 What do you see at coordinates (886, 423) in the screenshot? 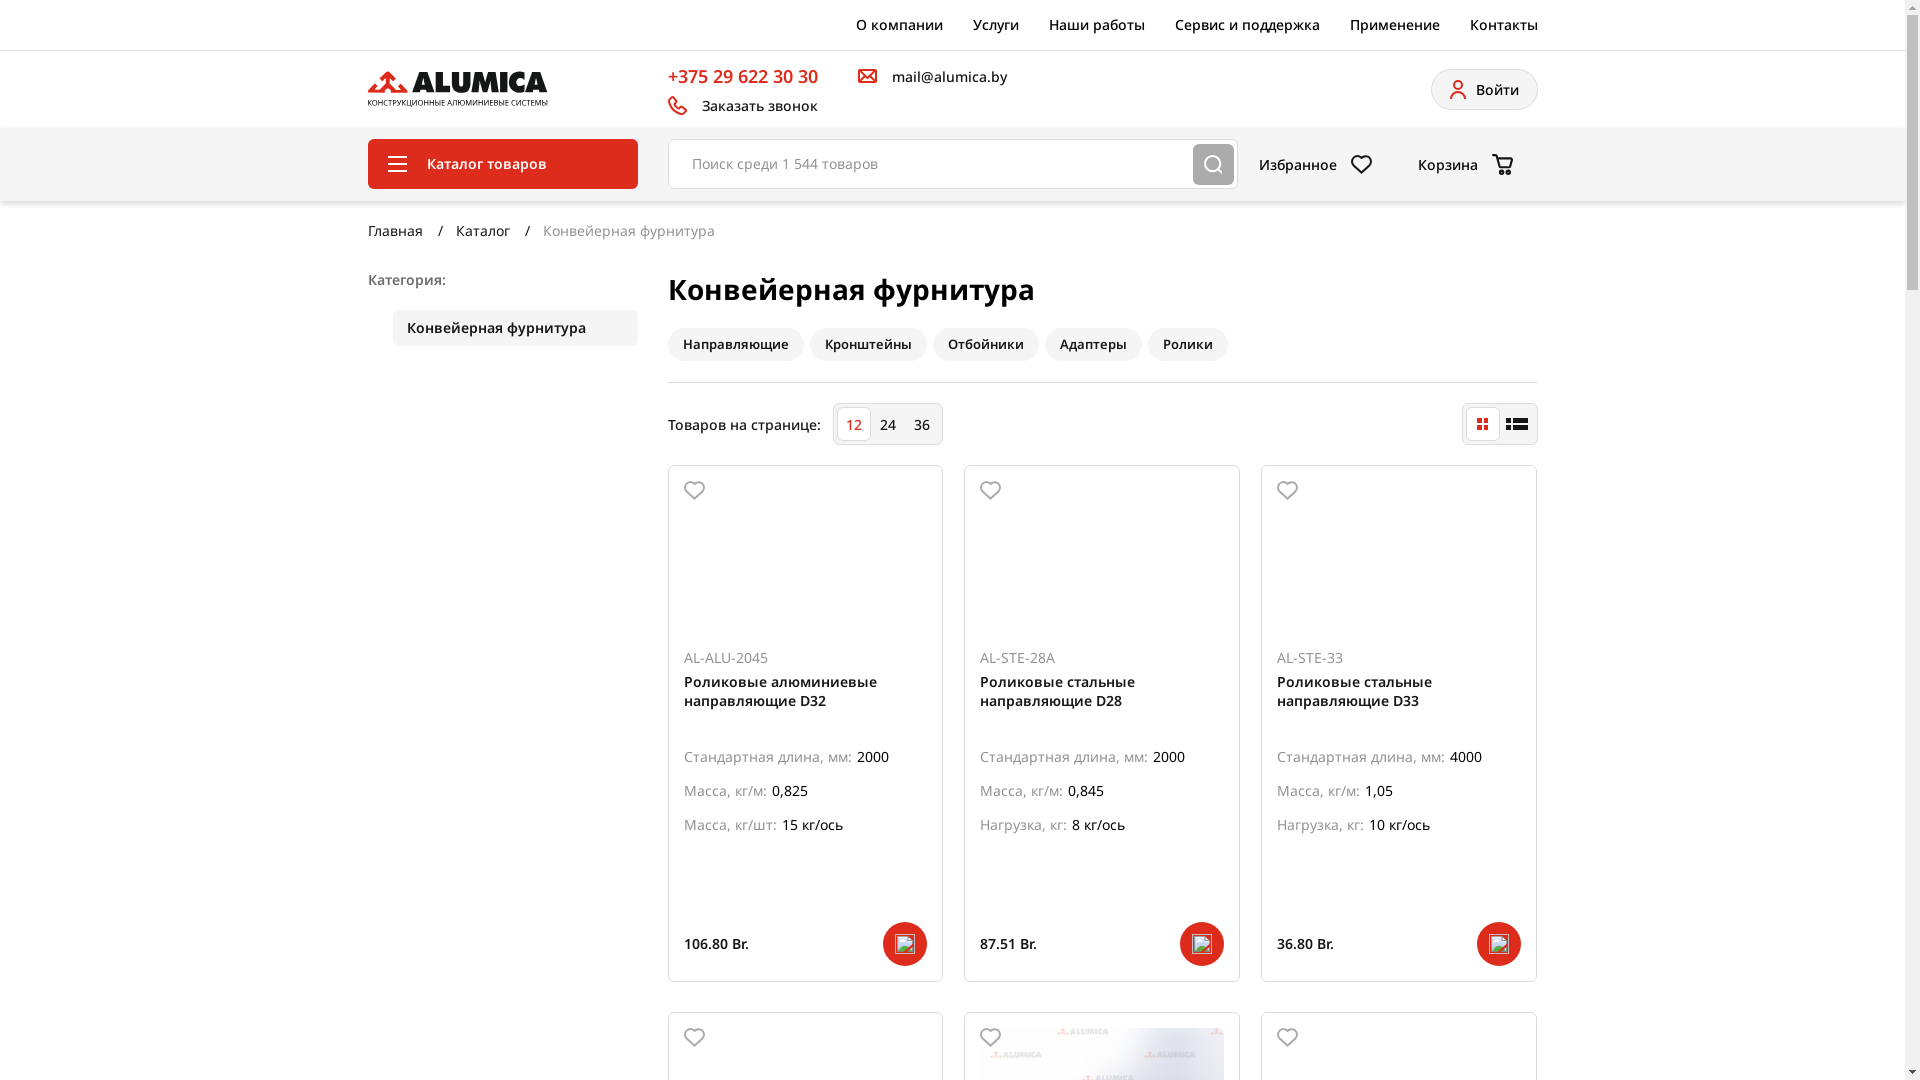
I see `'24'` at bounding box center [886, 423].